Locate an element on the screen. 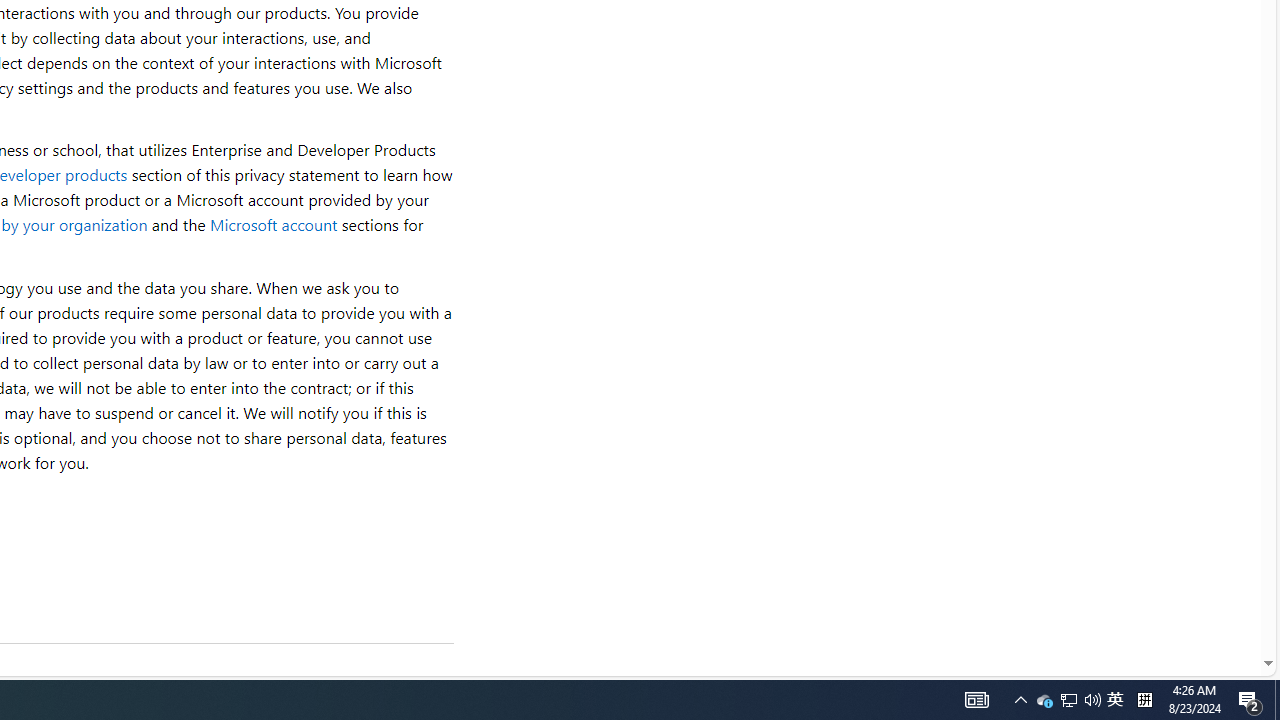  'Microsoft account' is located at coordinates (272, 225).